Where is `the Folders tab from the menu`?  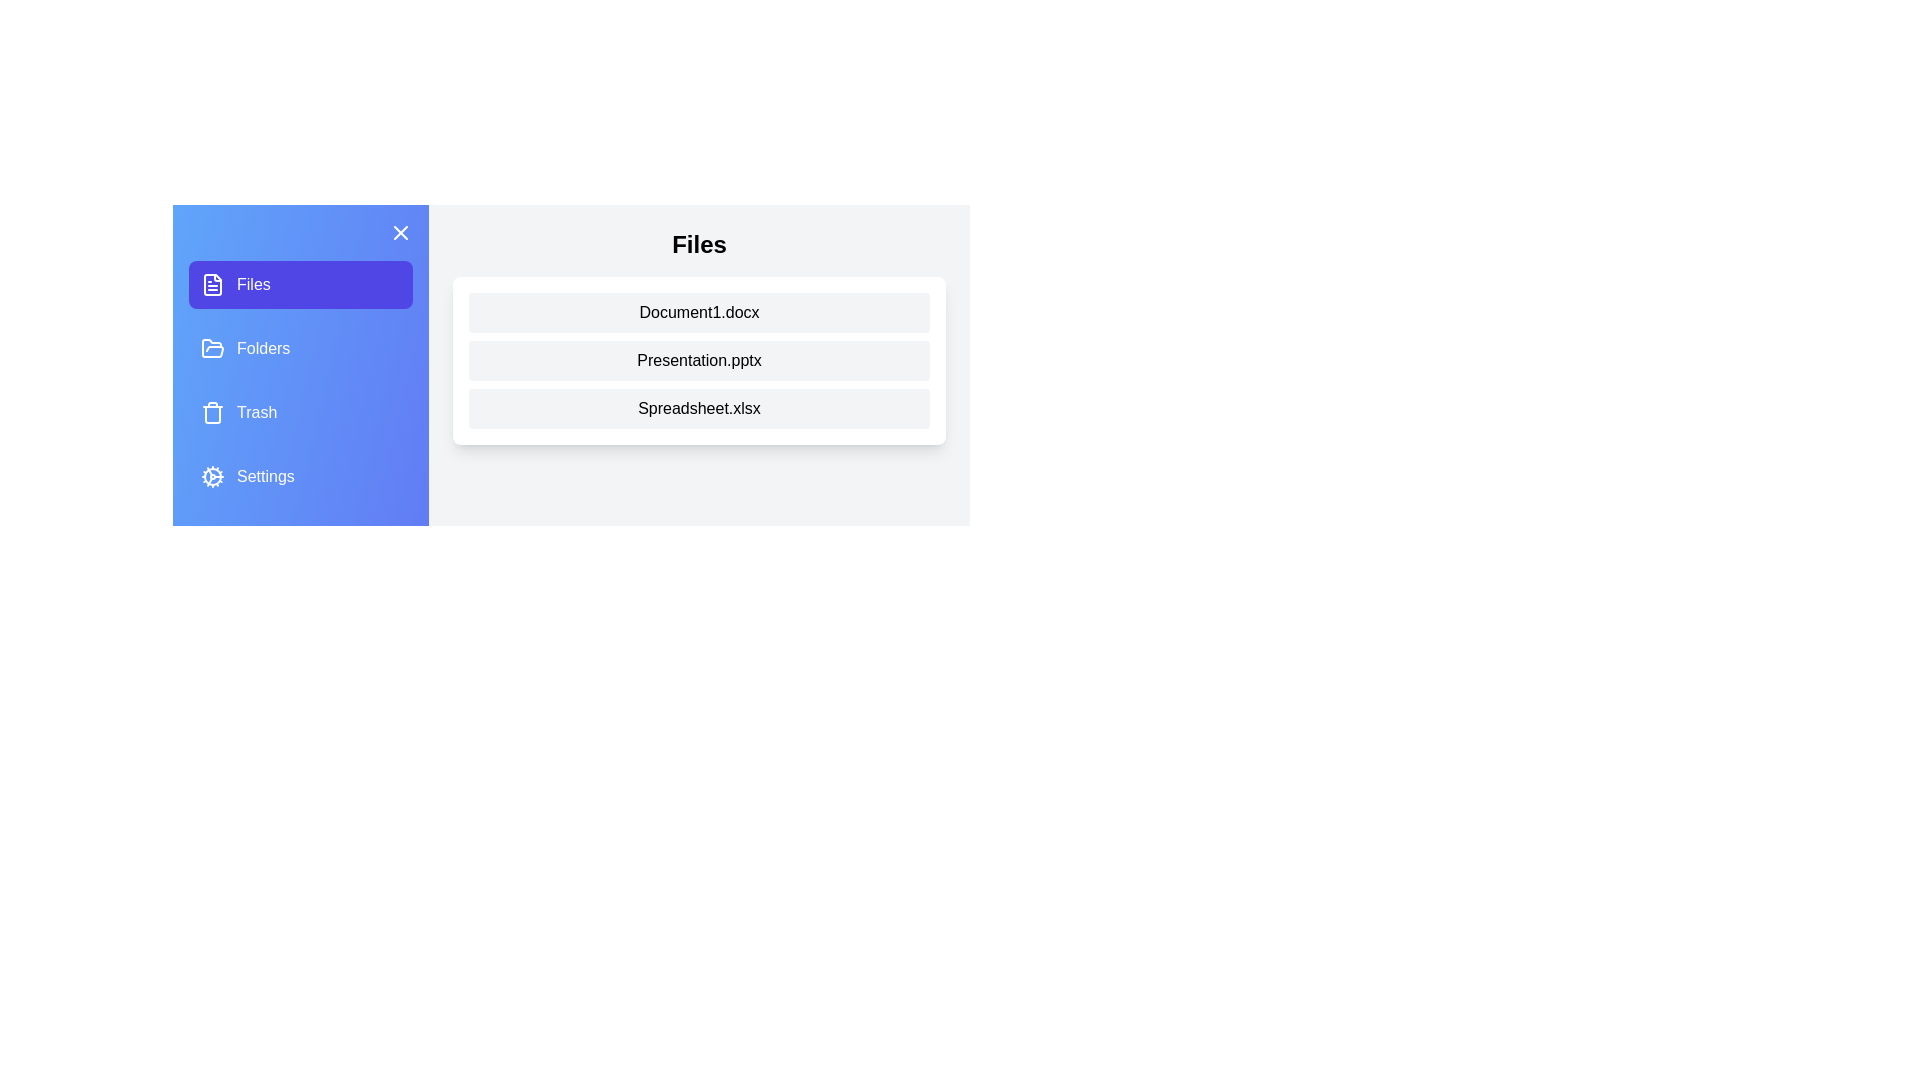 the Folders tab from the menu is located at coordinates (300, 347).